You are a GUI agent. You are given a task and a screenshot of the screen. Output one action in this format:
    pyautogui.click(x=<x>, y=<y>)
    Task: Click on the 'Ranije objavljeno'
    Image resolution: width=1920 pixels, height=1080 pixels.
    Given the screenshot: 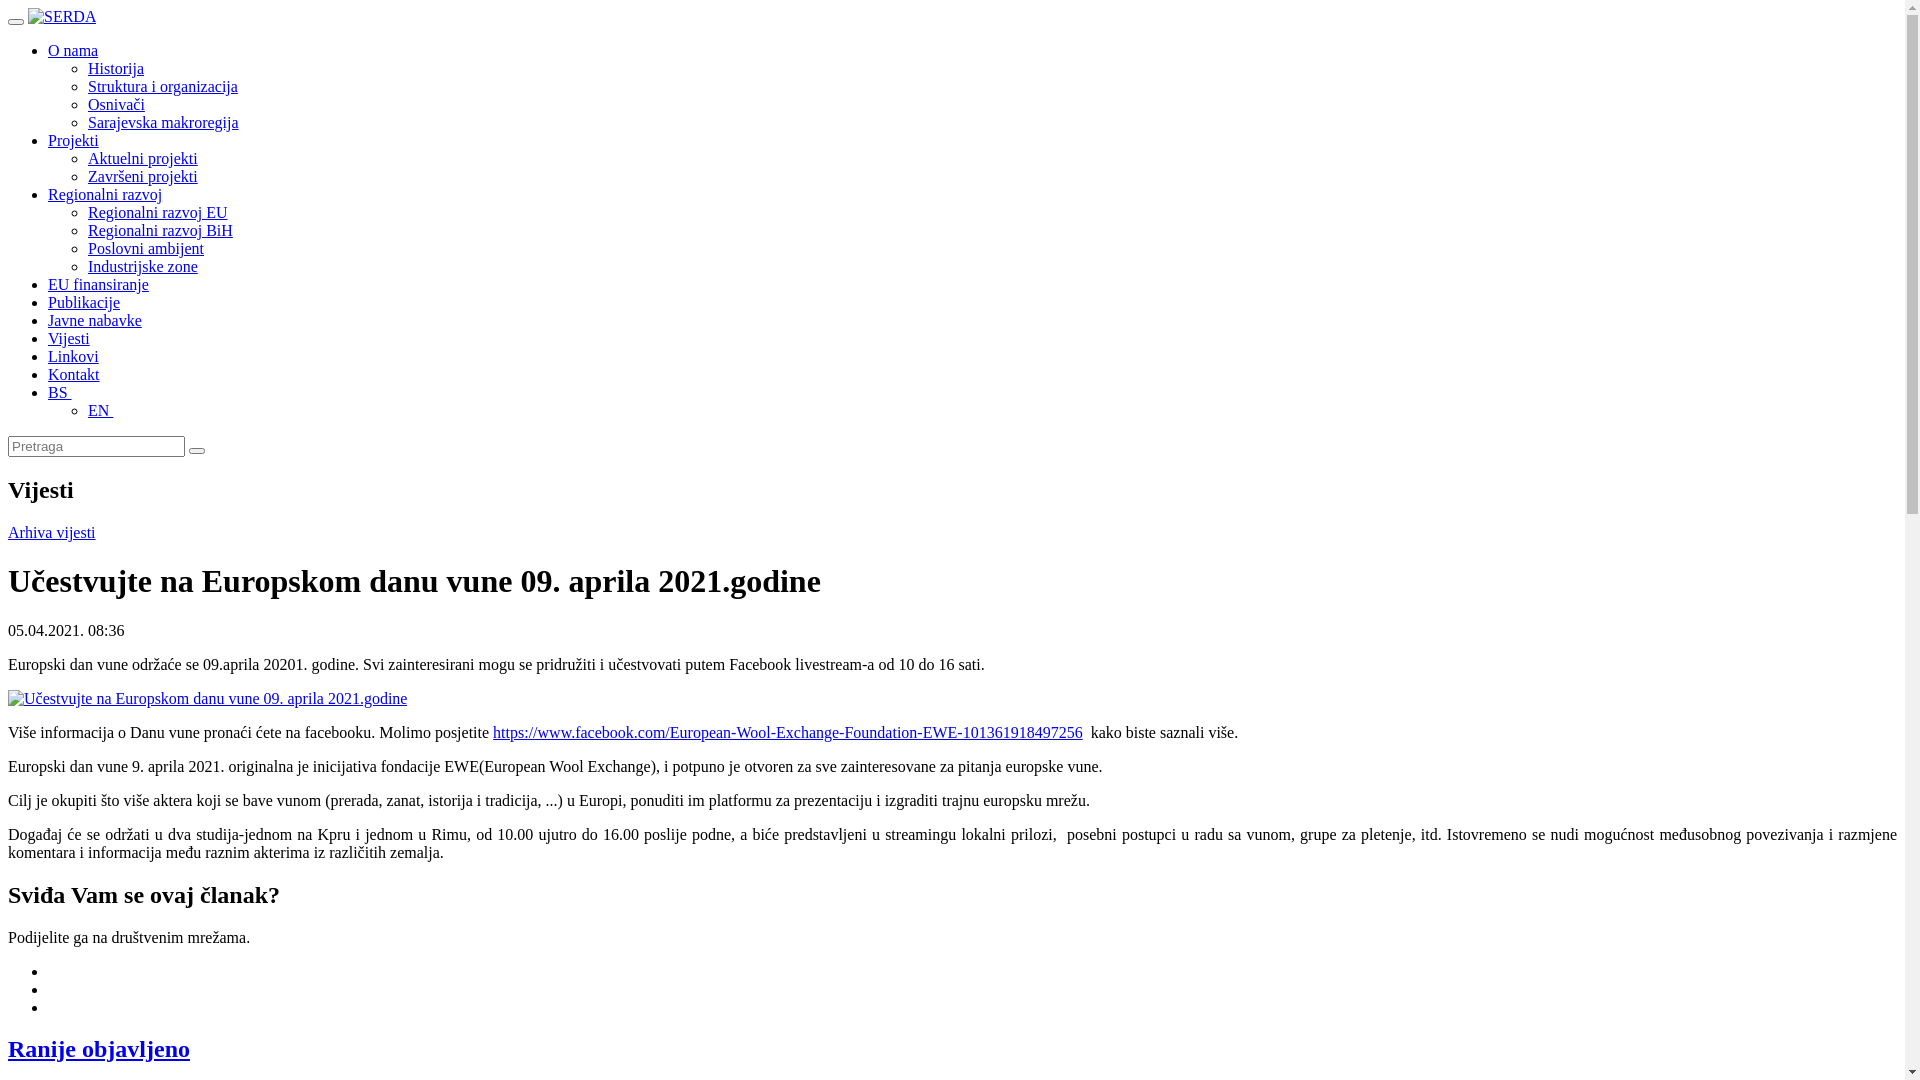 What is the action you would take?
    pyautogui.click(x=98, y=1048)
    